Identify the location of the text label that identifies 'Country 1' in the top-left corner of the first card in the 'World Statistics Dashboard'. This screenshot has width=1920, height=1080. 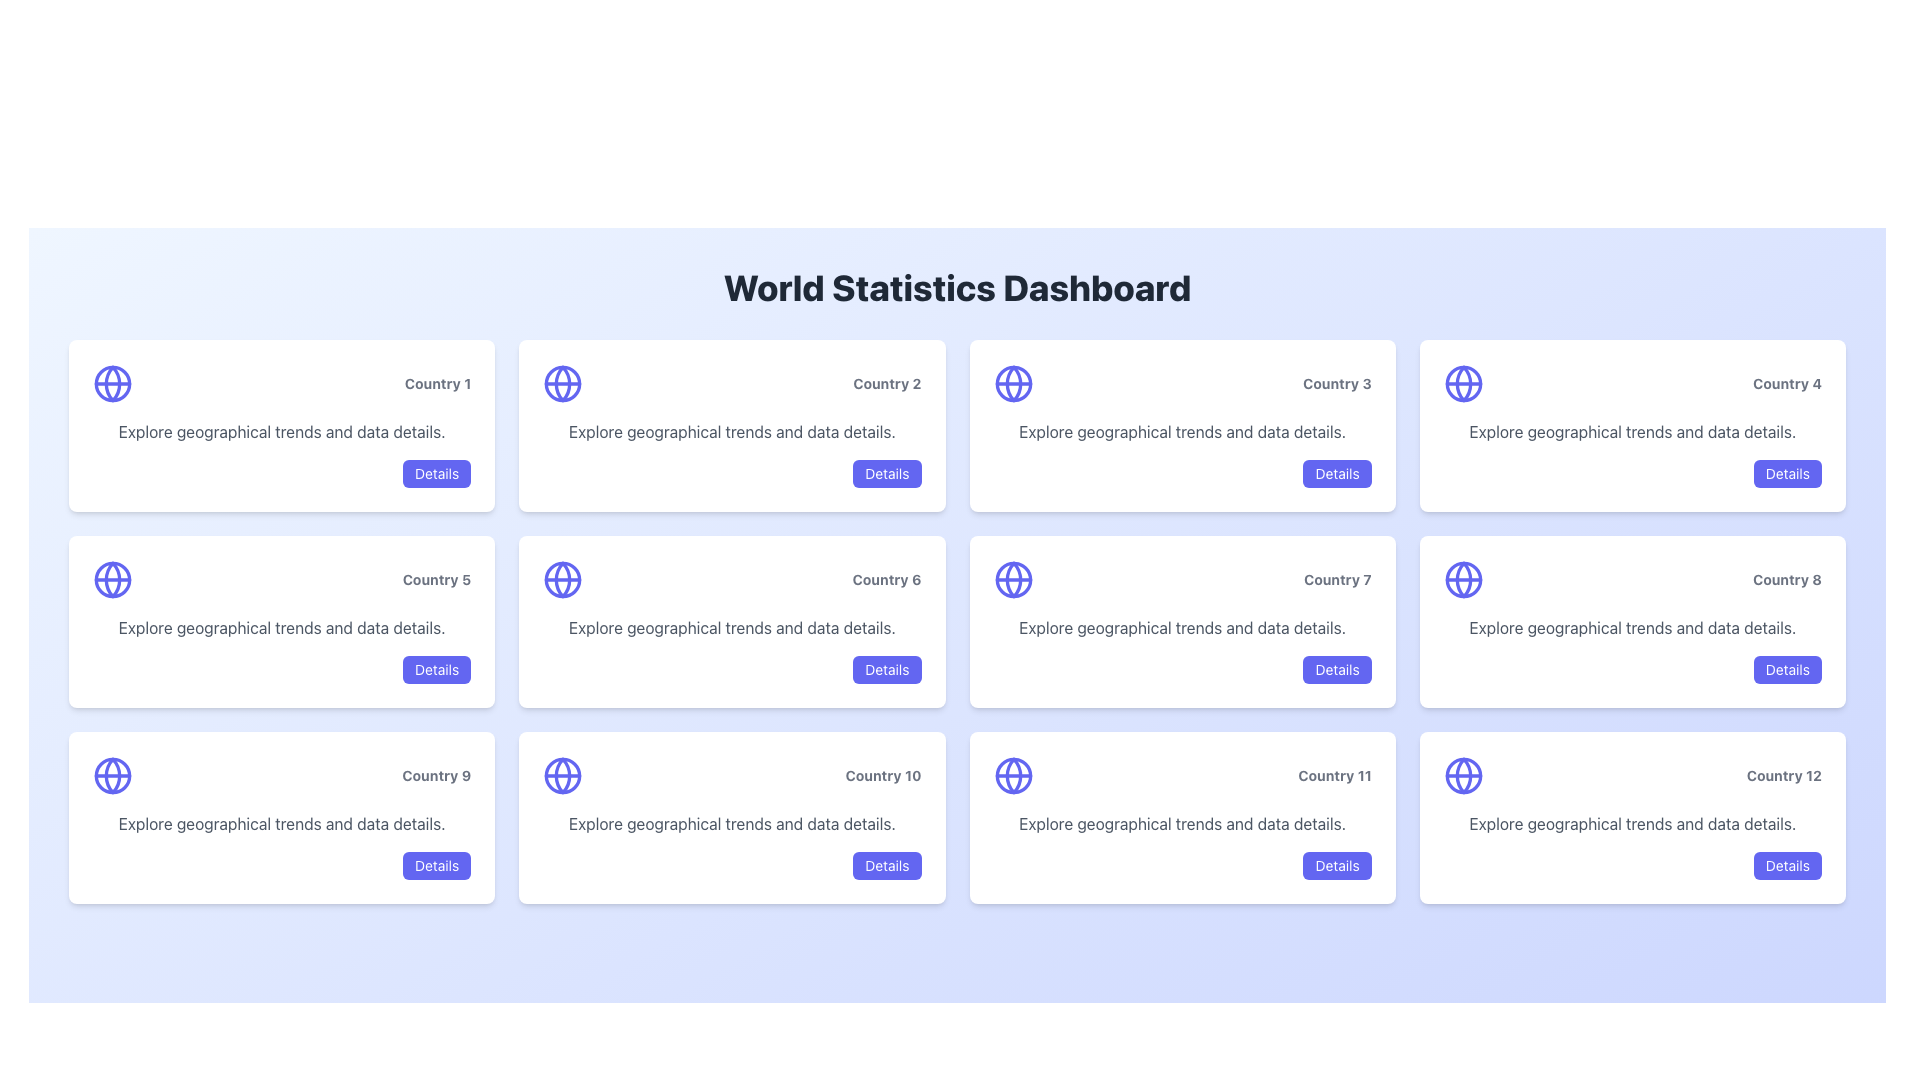
(437, 384).